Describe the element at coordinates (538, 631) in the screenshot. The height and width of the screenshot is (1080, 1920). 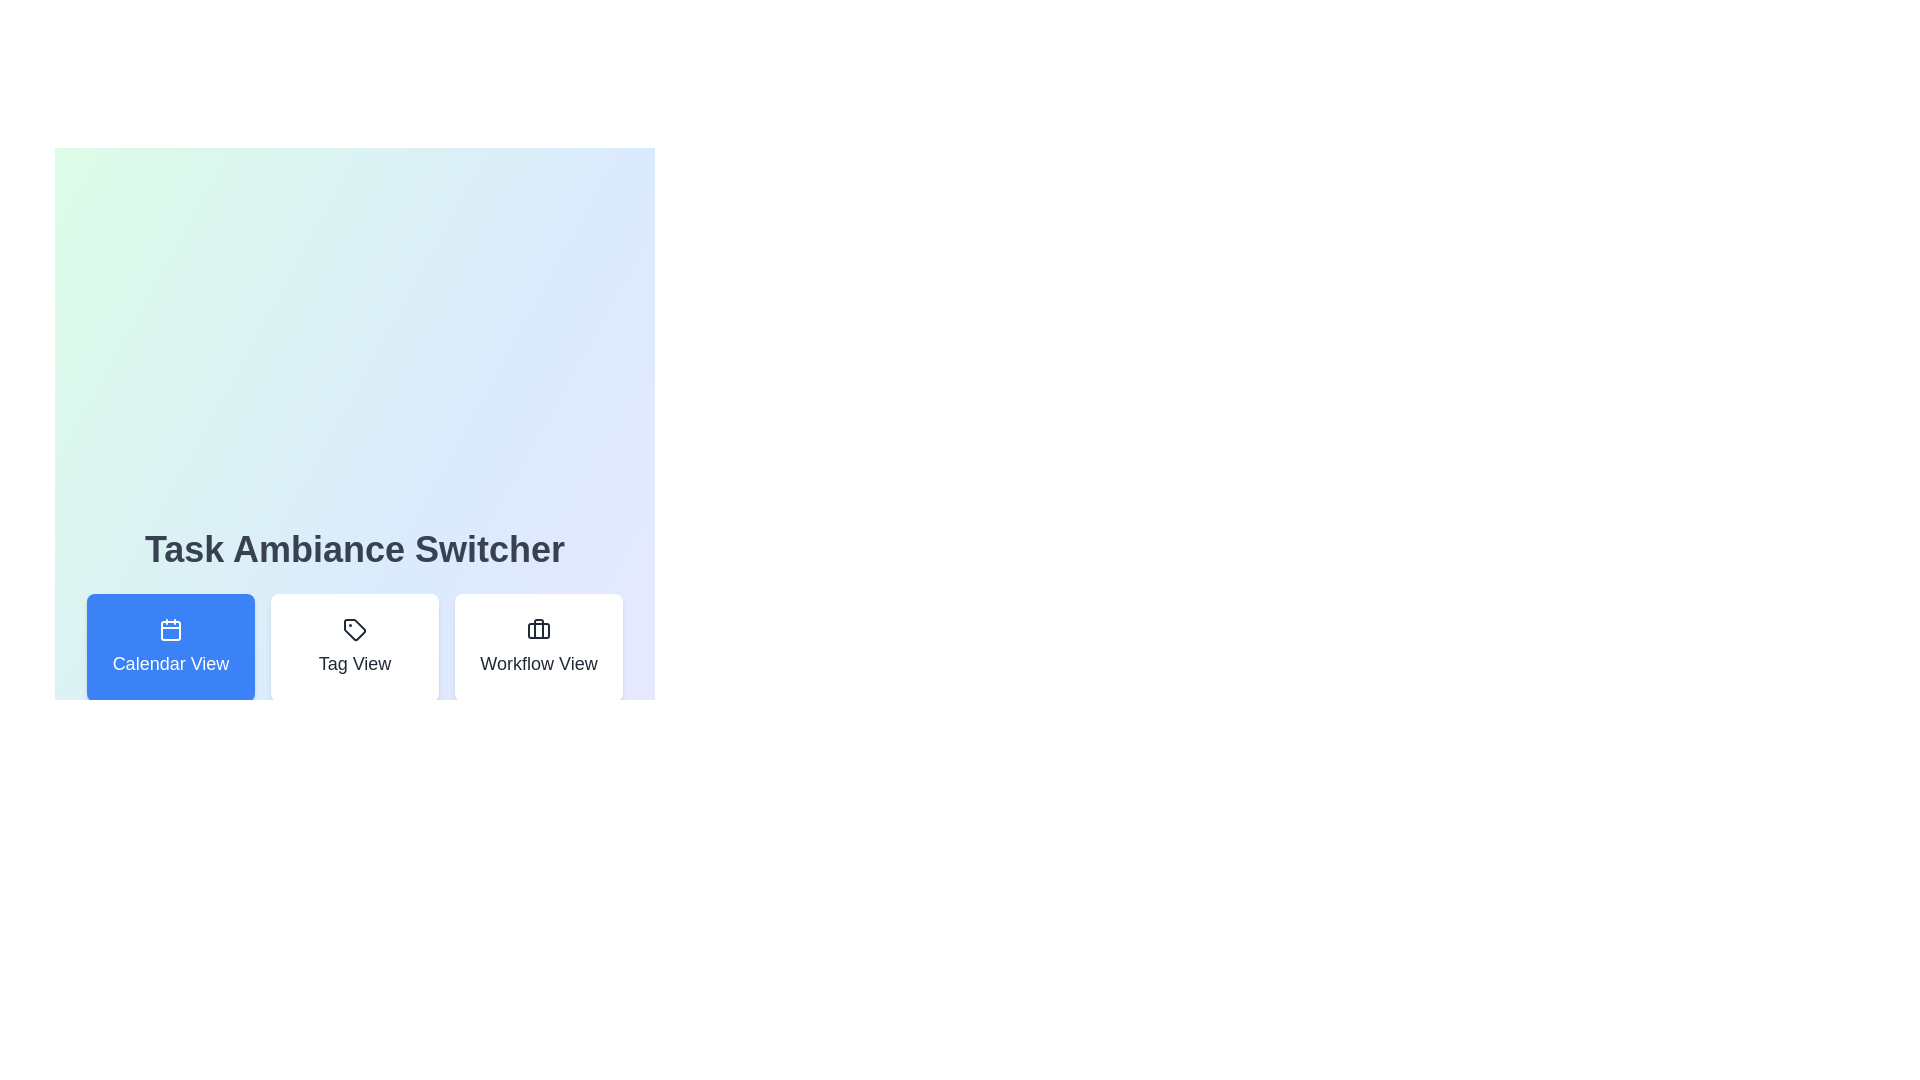
I see `the rectangular body portion of the SVG briefcase icon located within the 'Workflow View' button` at that location.